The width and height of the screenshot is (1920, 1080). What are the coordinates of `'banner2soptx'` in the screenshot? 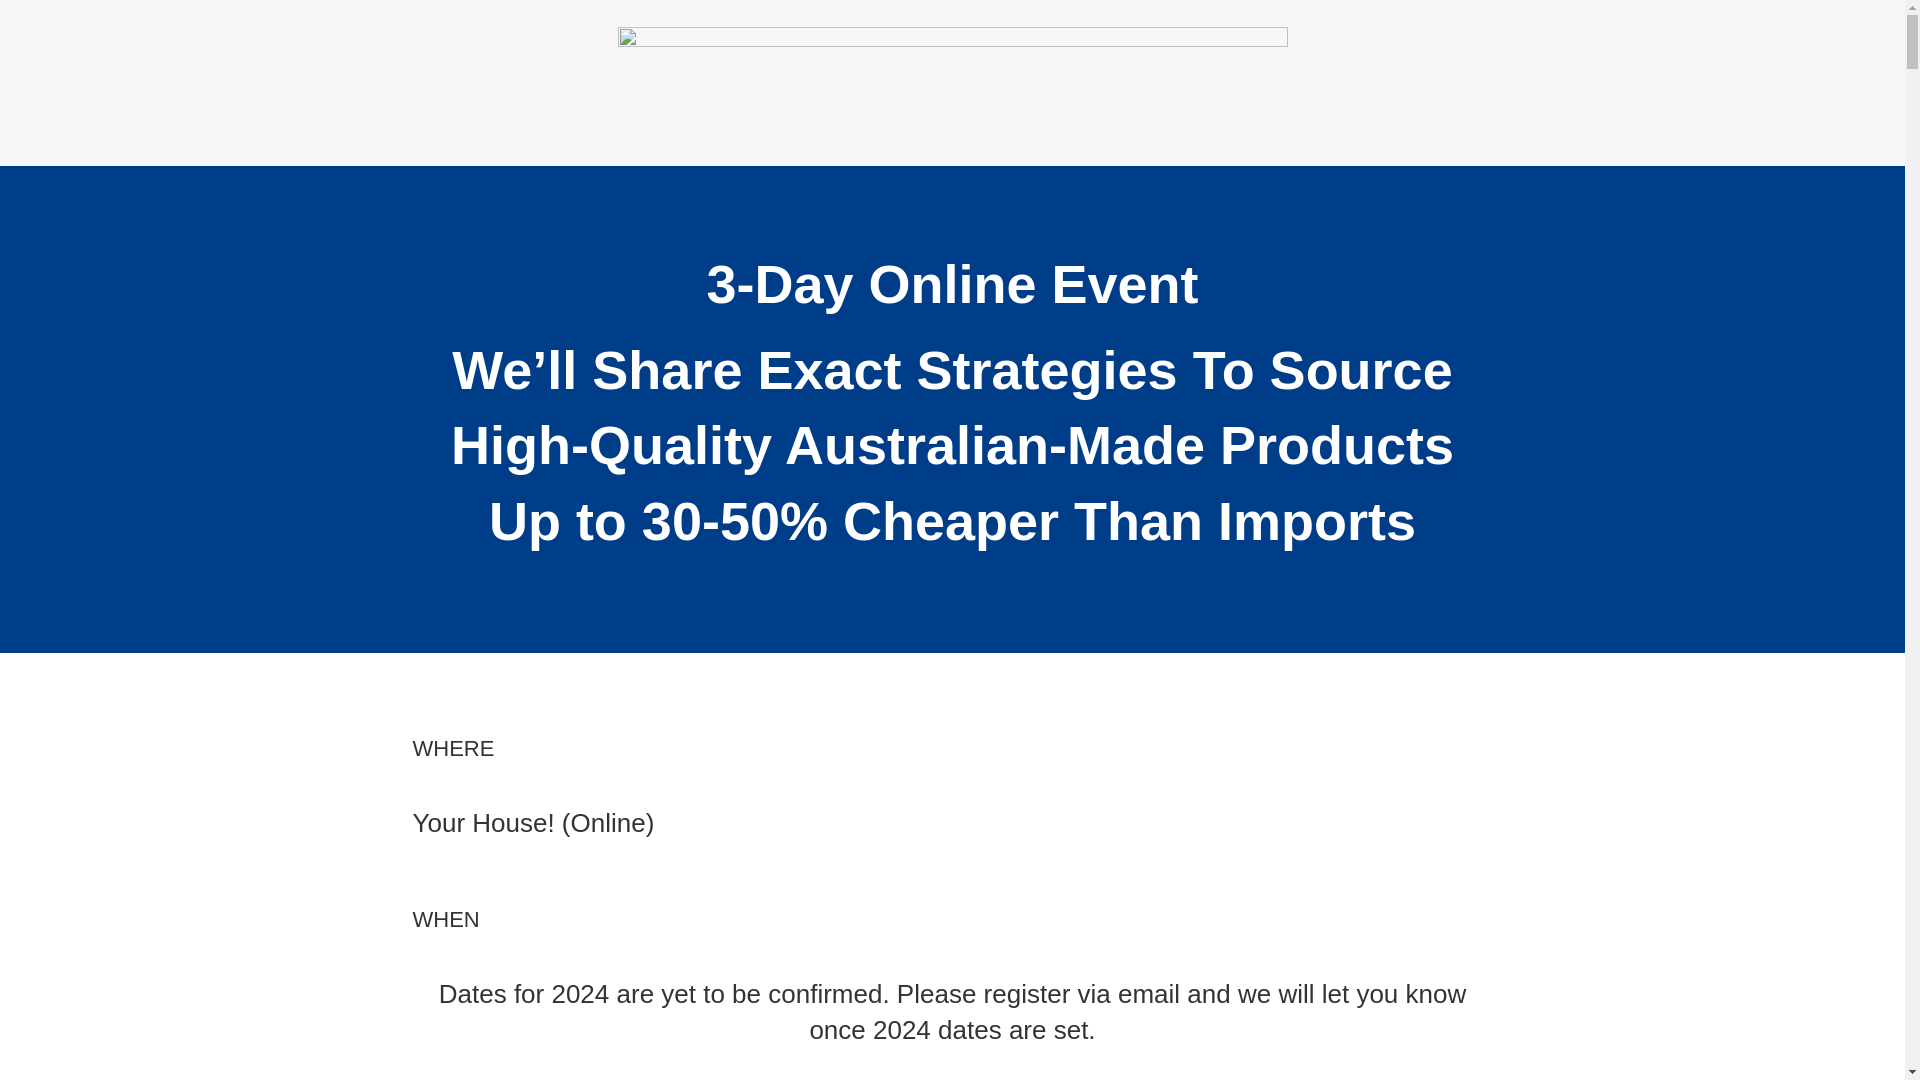 It's located at (952, 96).